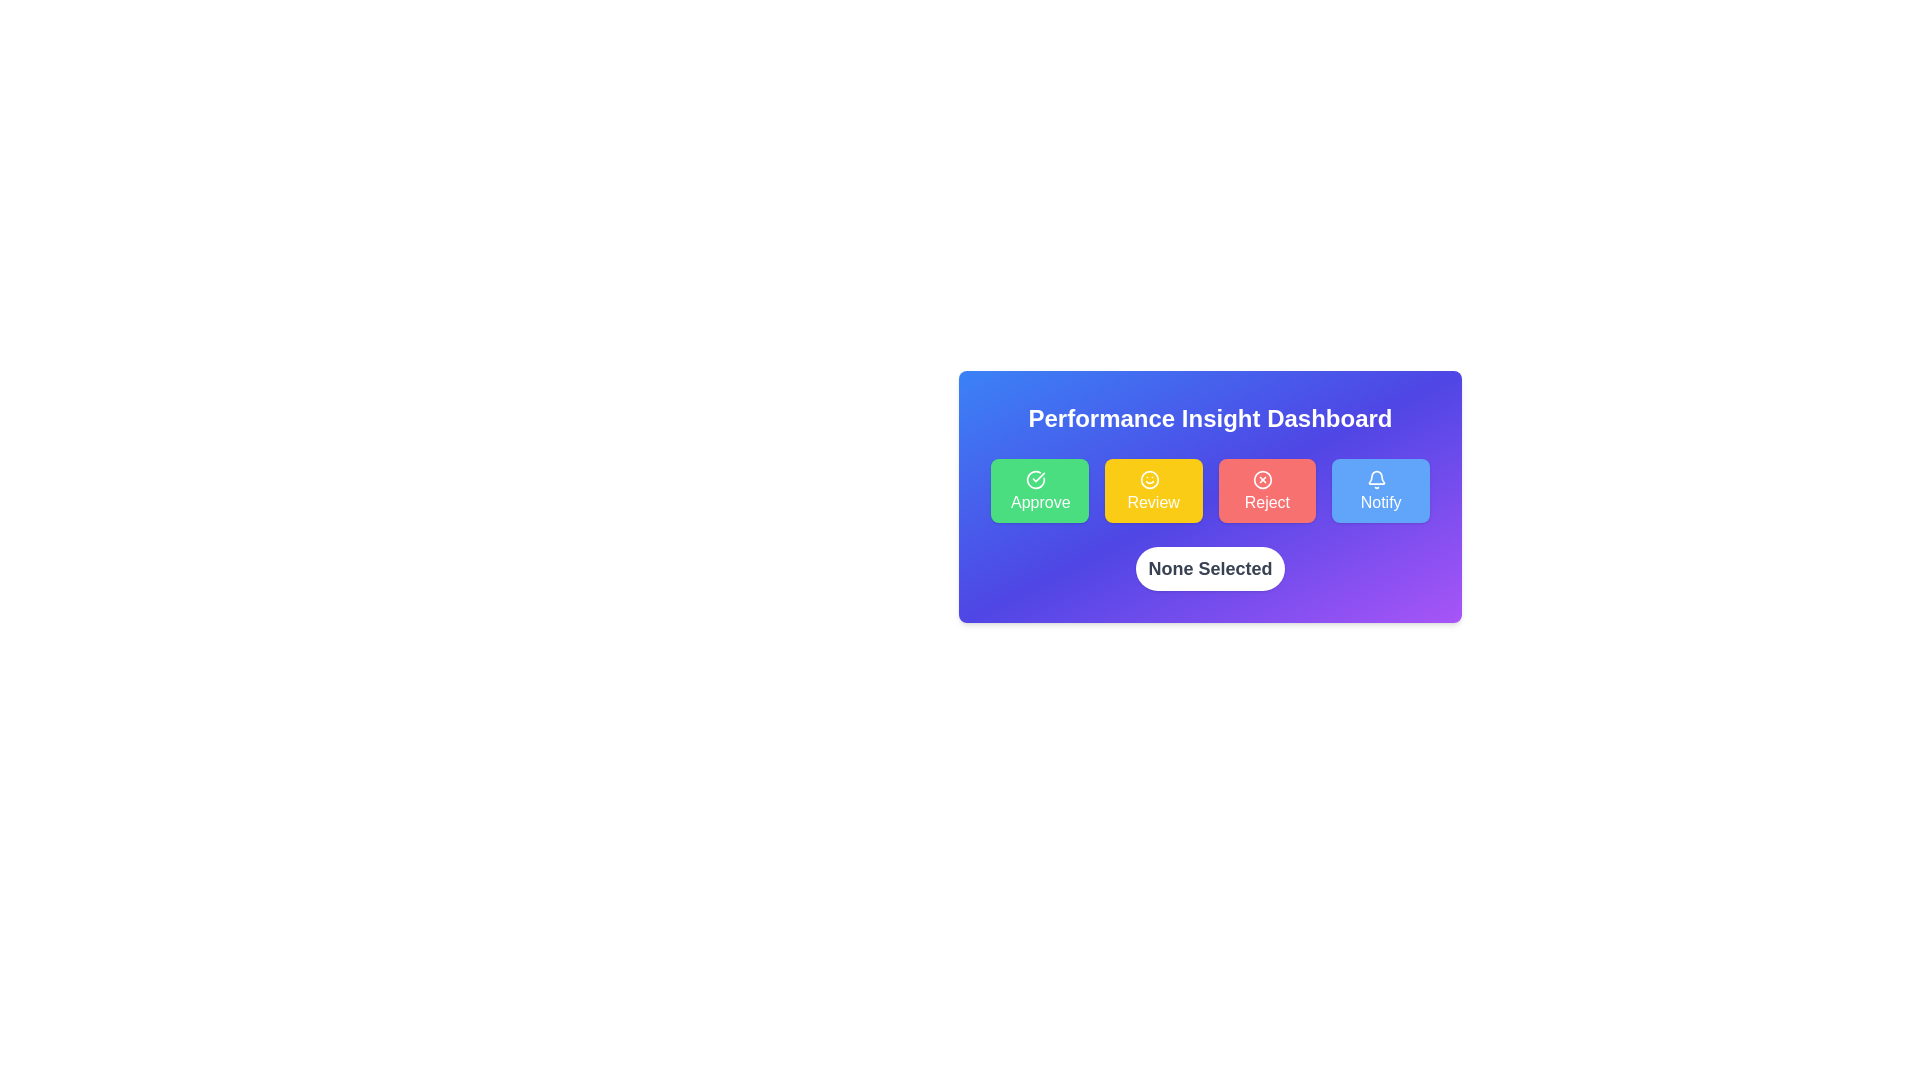 The height and width of the screenshot is (1080, 1920). What do you see at coordinates (1209, 490) in the screenshot?
I see `the 'Review' button in the Button group of the 'Performance Insight Dashboard' to initiate the review process` at bounding box center [1209, 490].